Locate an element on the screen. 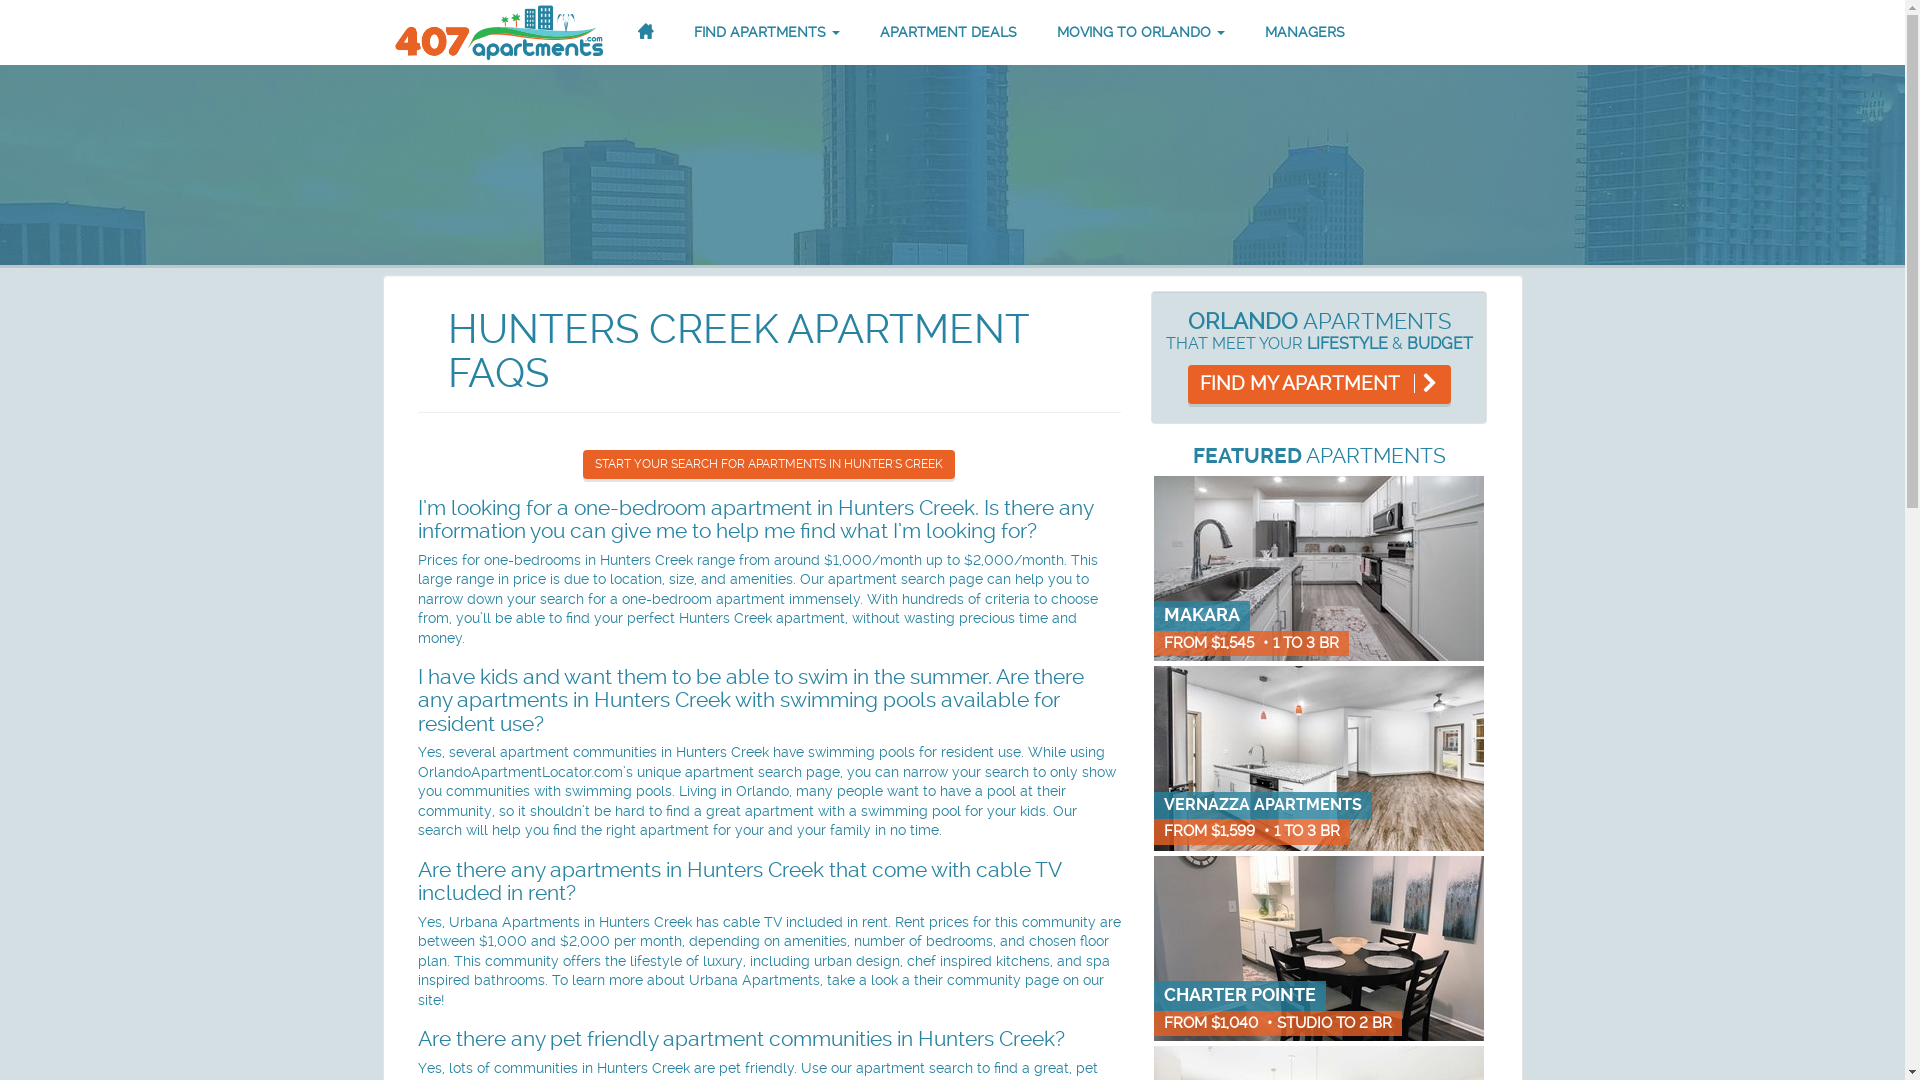 Image resolution: width=1920 pixels, height=1080 pixels. 'FIND APARTMENTS' is located at coordinates (765, 32).